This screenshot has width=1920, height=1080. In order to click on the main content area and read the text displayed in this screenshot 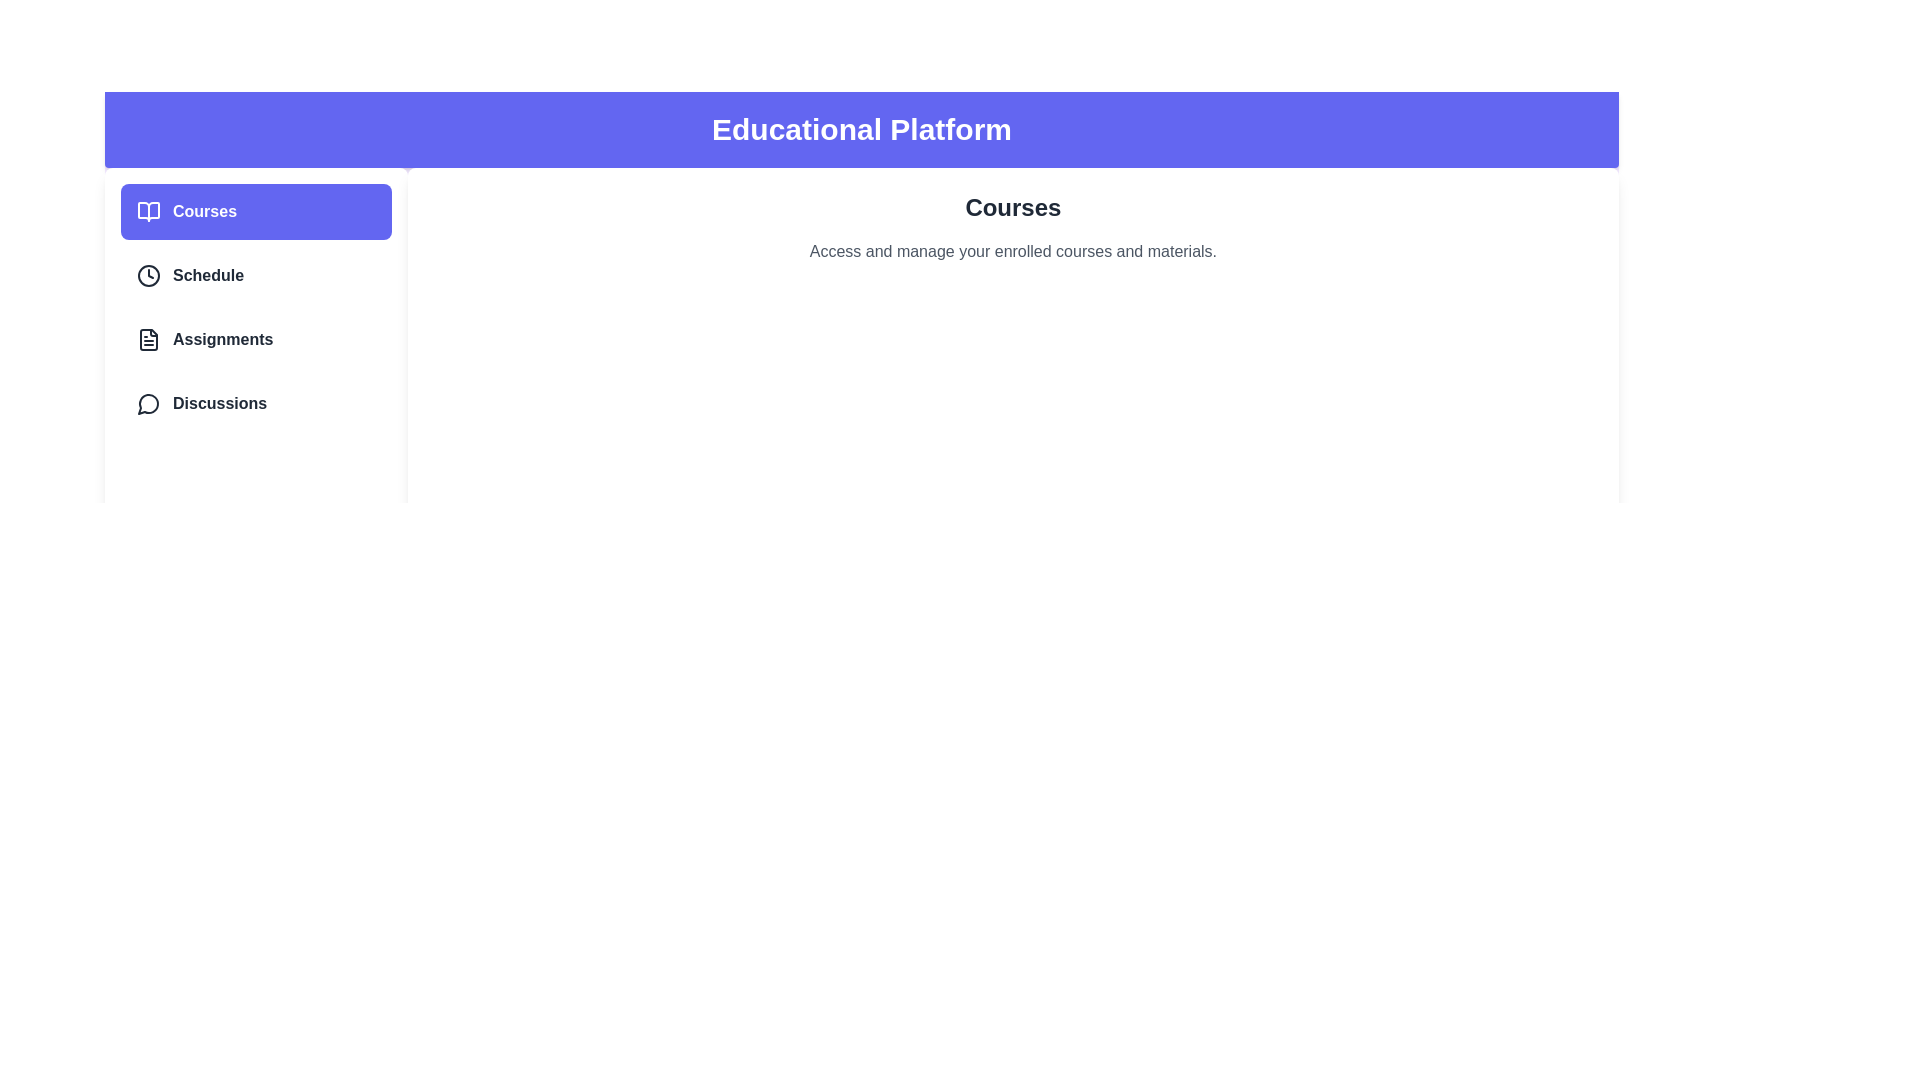, I will do `click(1012, 208)`.